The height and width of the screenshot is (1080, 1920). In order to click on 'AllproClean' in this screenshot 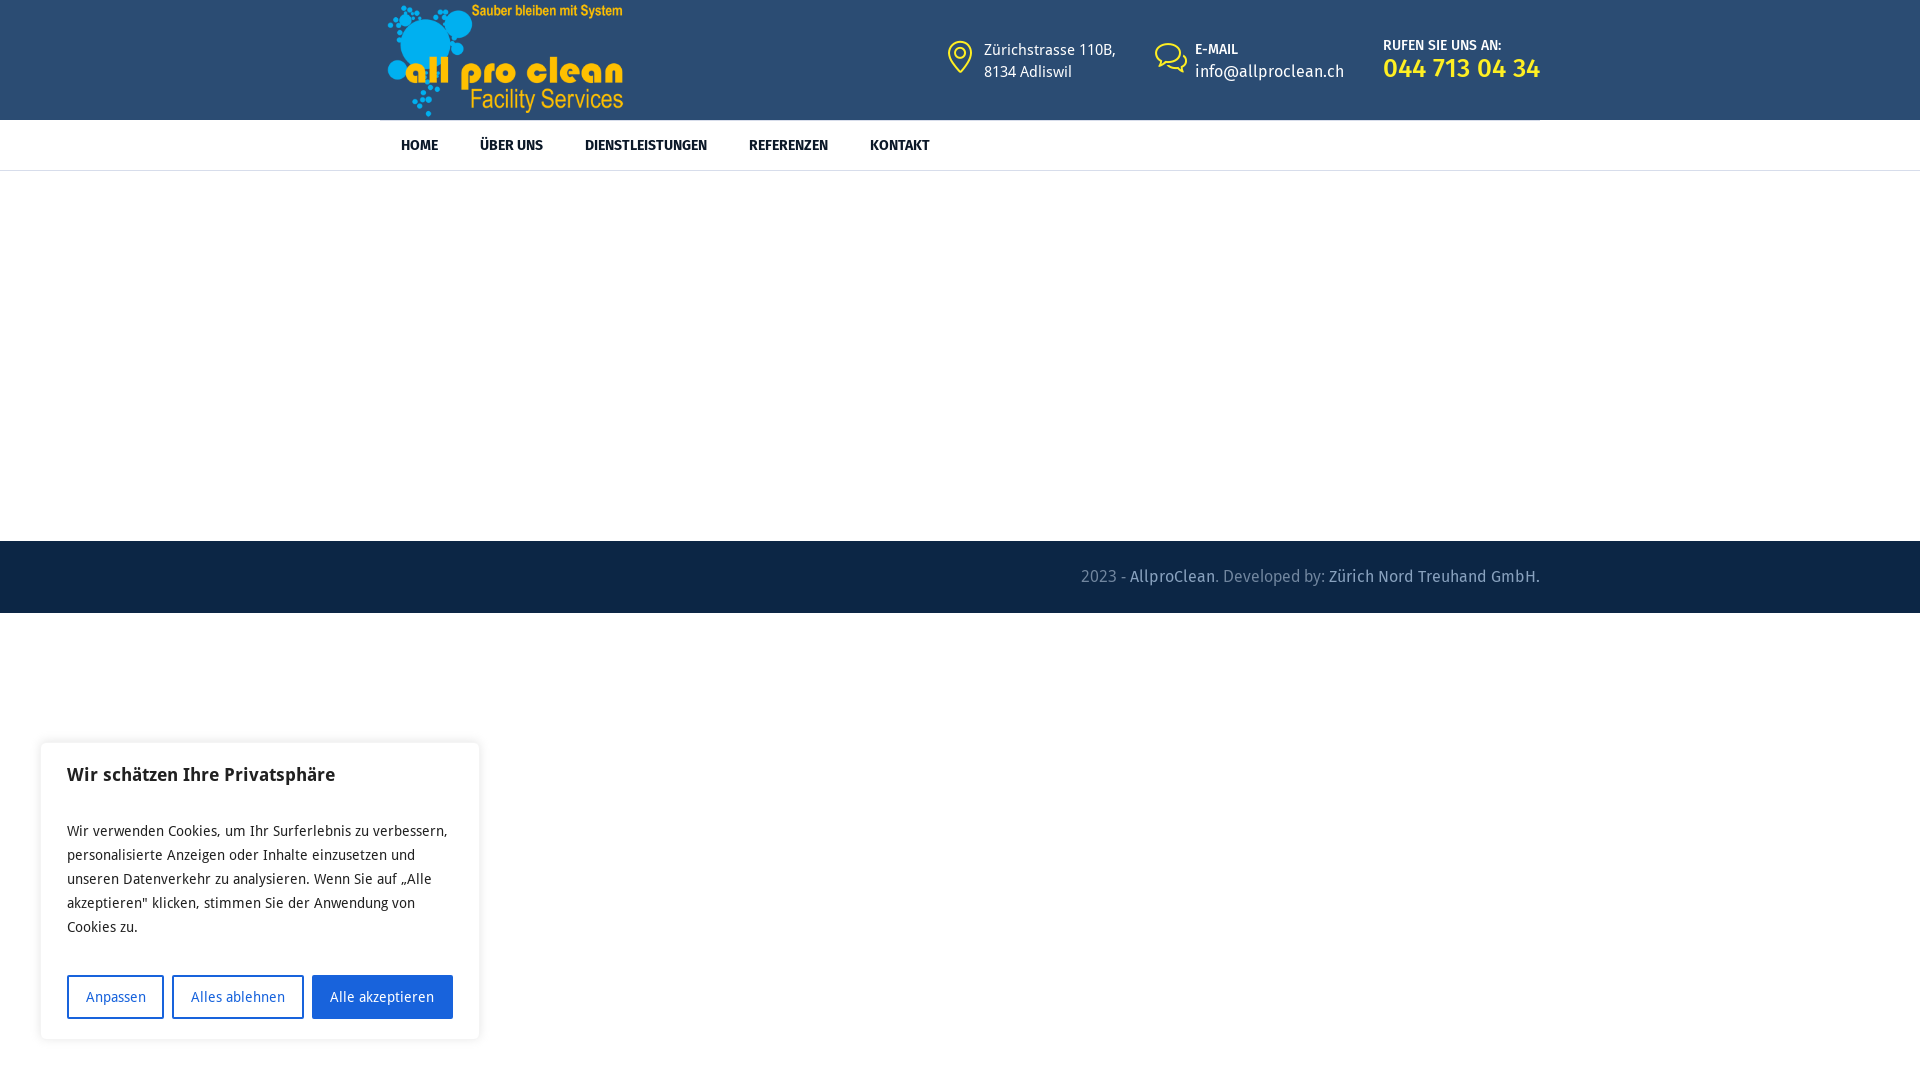, I will do `click(1172, 576)`.